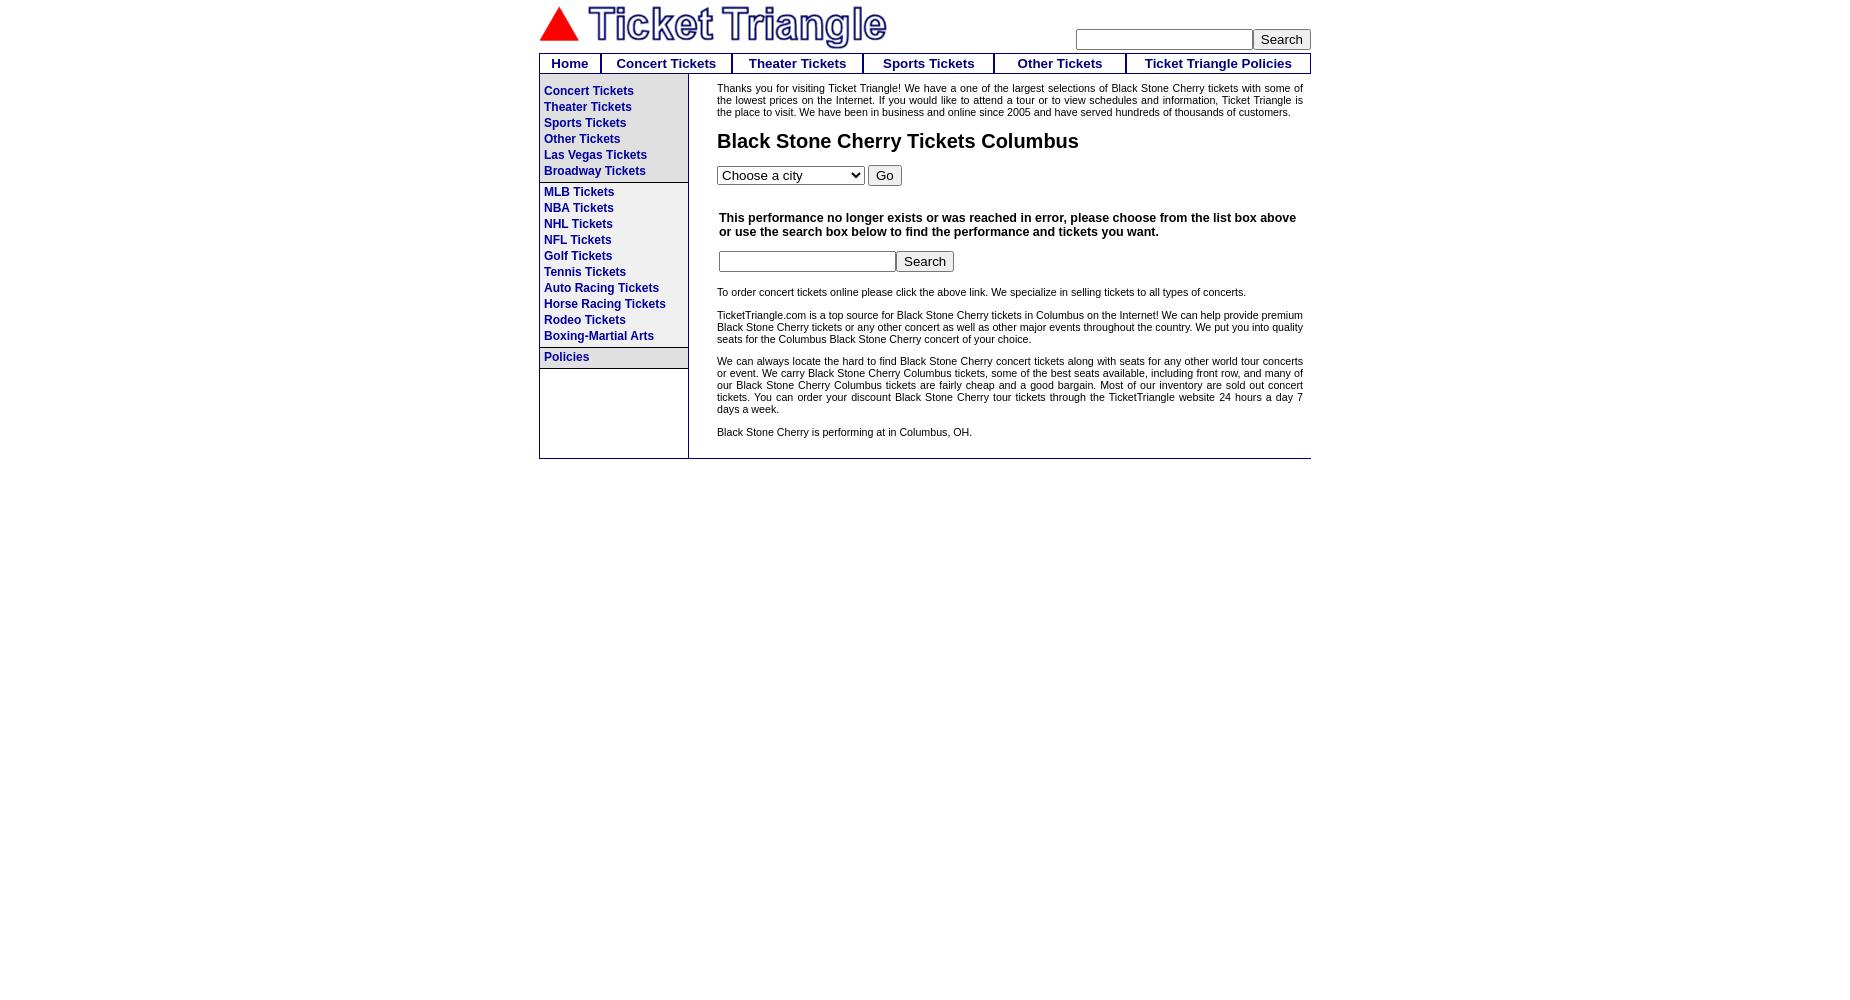 The width and height of the screenshot is (1850, 1000). I want to click on 'This performance no longer exists or was reached in error, please choose from the list box above or use the search box below to find the performance and tickets you want.', so click(1006, 223).